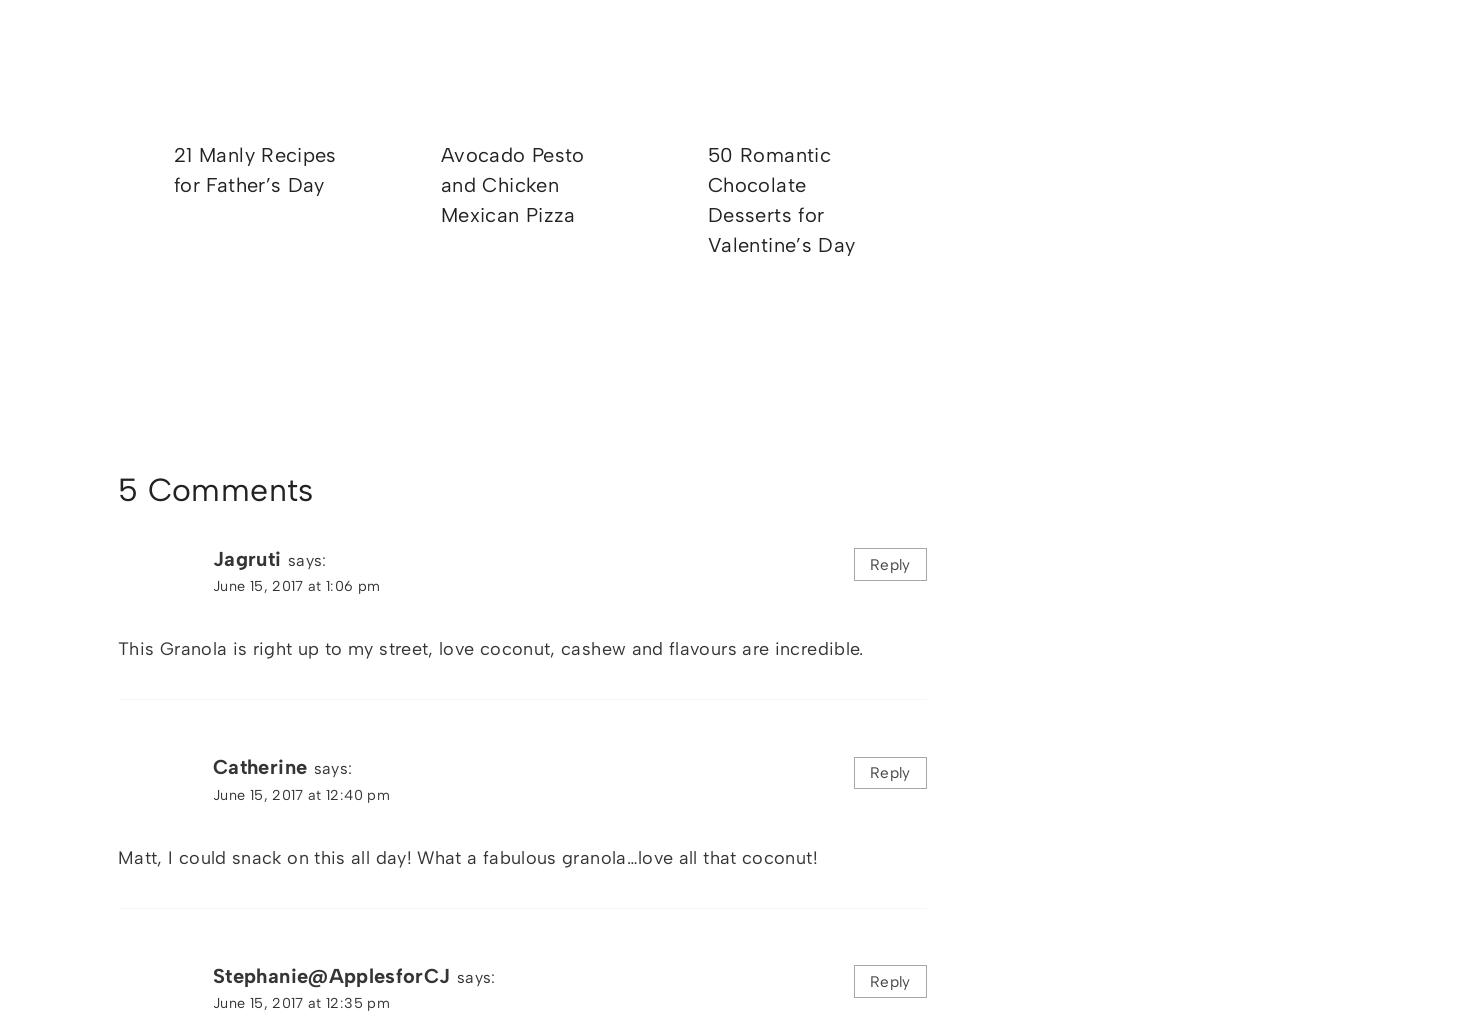 The width and height of the screenshot is (1468, 1019). What do you see at coordinates (246, 557) in the screenshot?
I see `'Jagruti'` at bounding box center [246, 557].